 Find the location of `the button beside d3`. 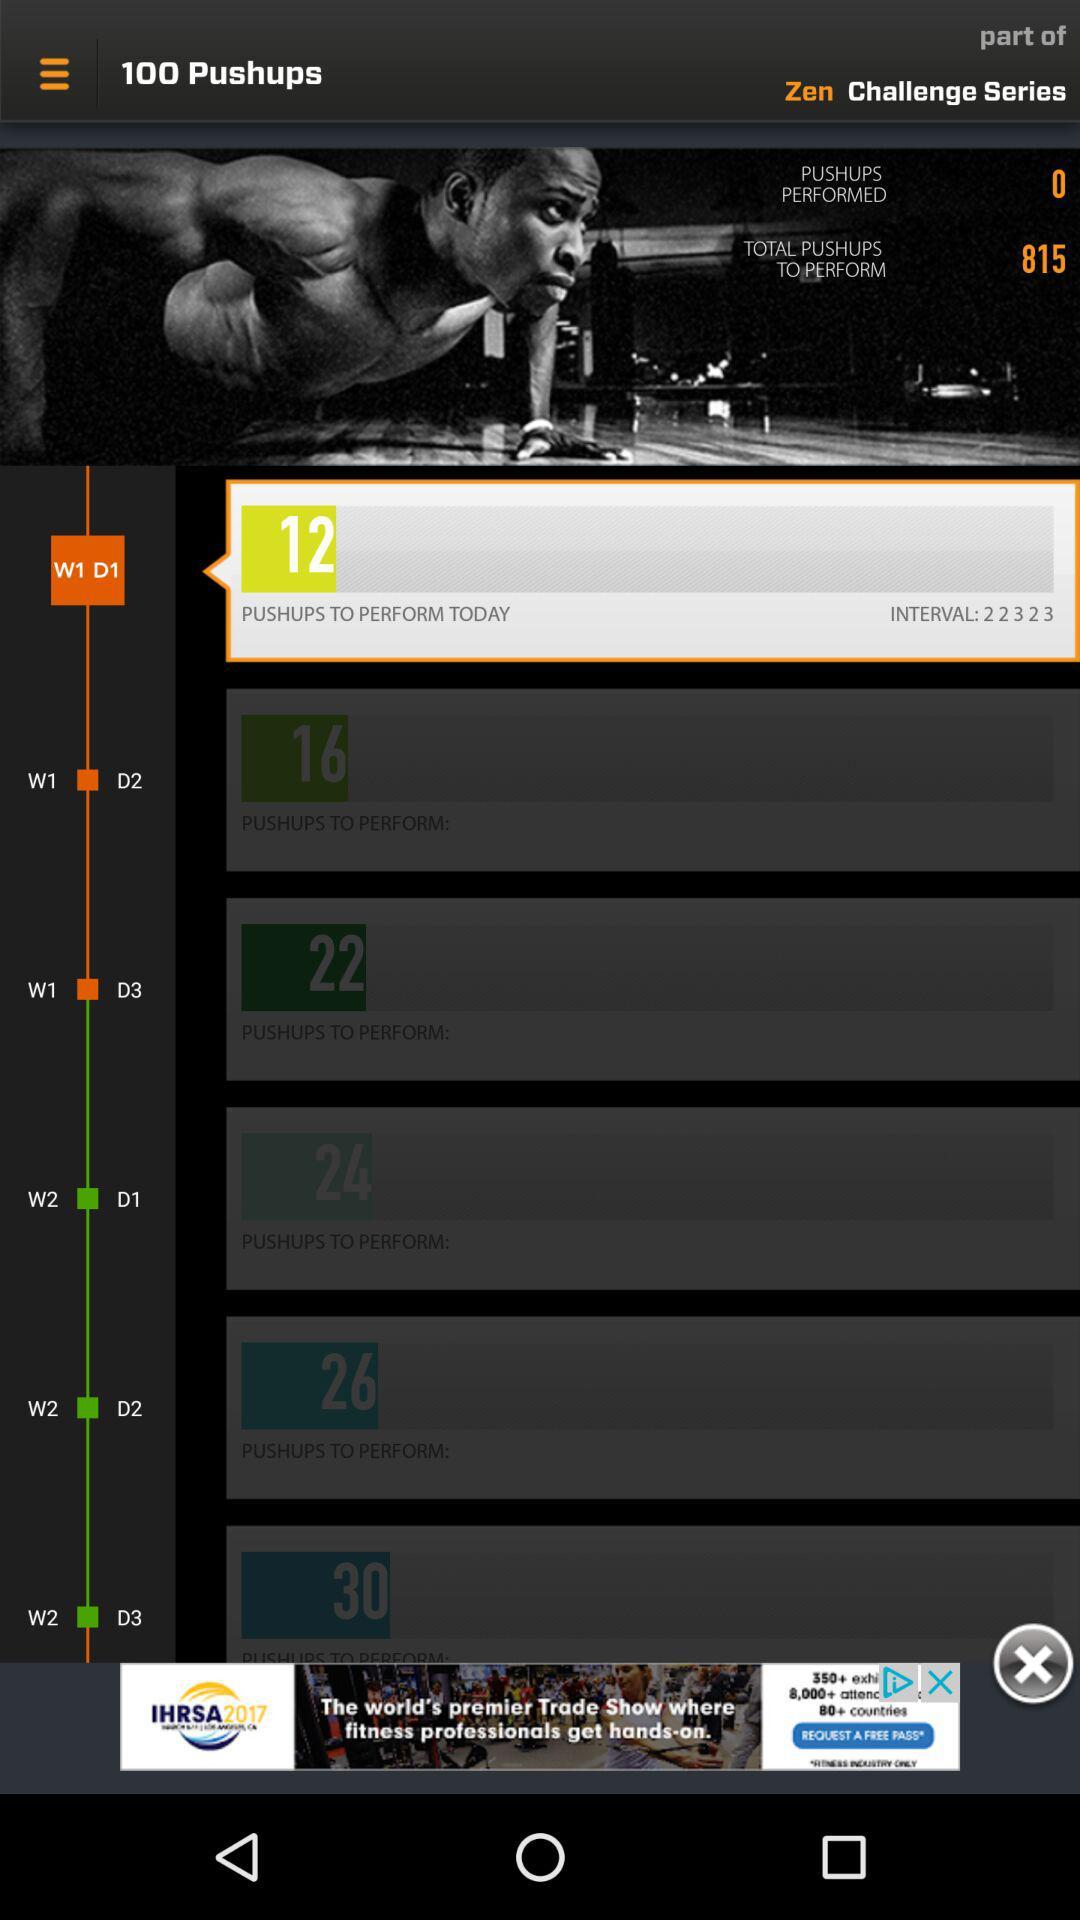

the button beside d3 is located at coordinates (640, 989).